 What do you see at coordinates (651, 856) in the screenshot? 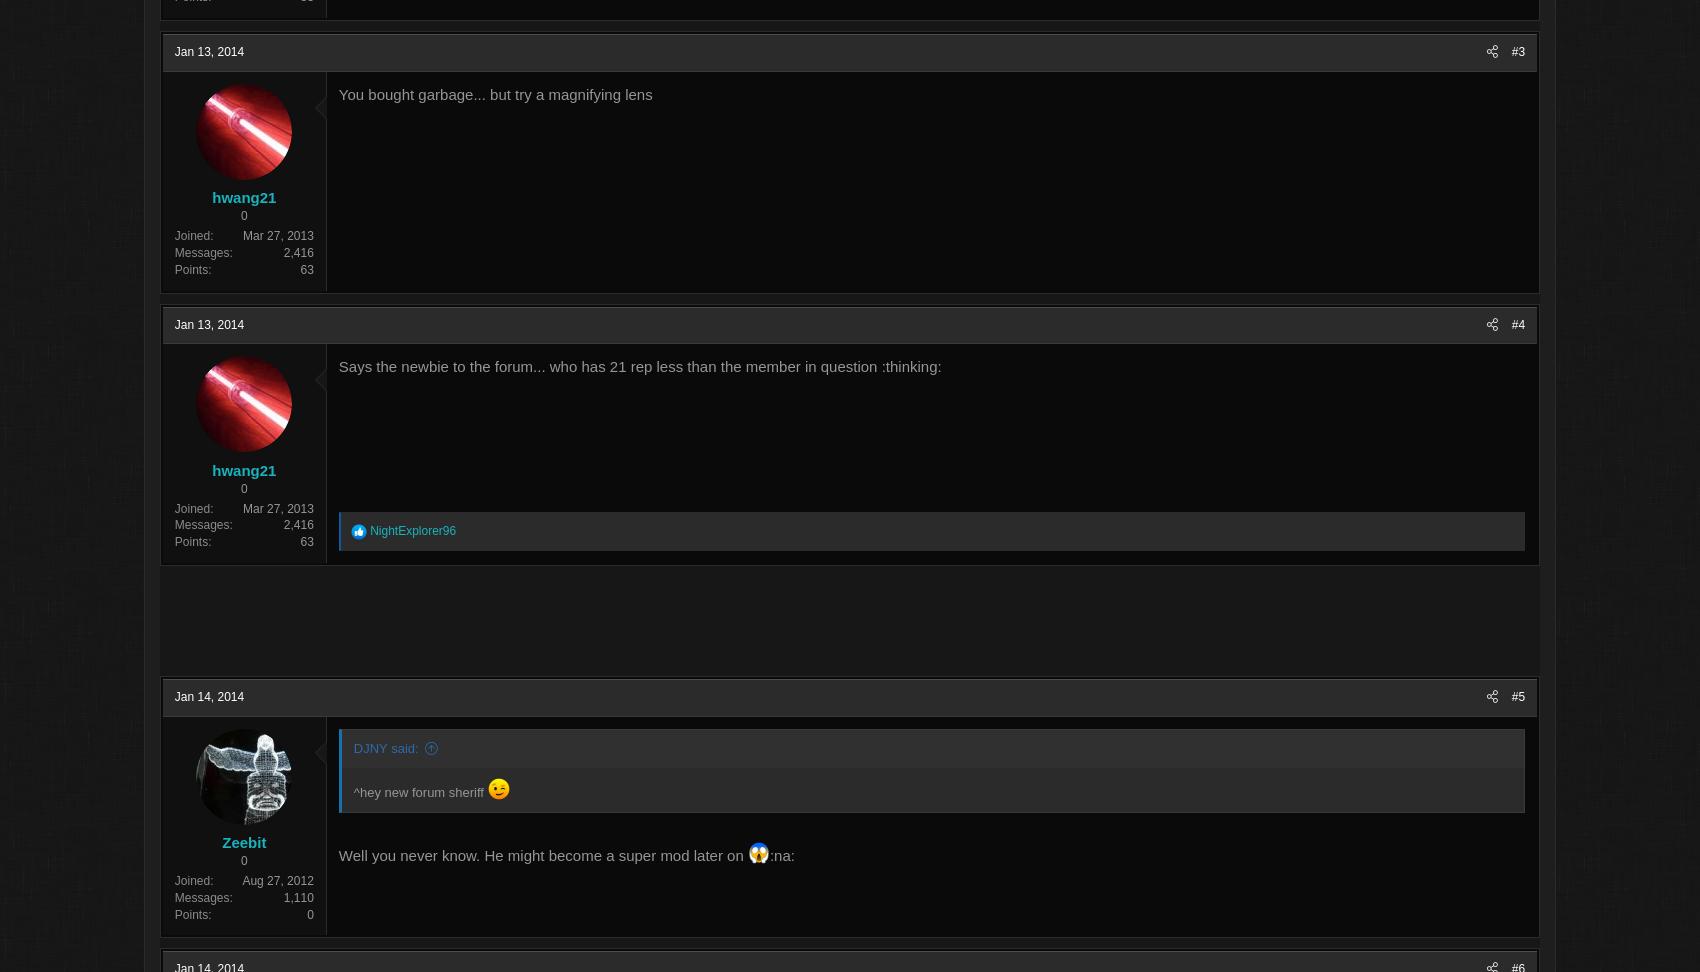
I see `'Well you never know. He might become a super mod later on'` at bounding box center [651, 856].